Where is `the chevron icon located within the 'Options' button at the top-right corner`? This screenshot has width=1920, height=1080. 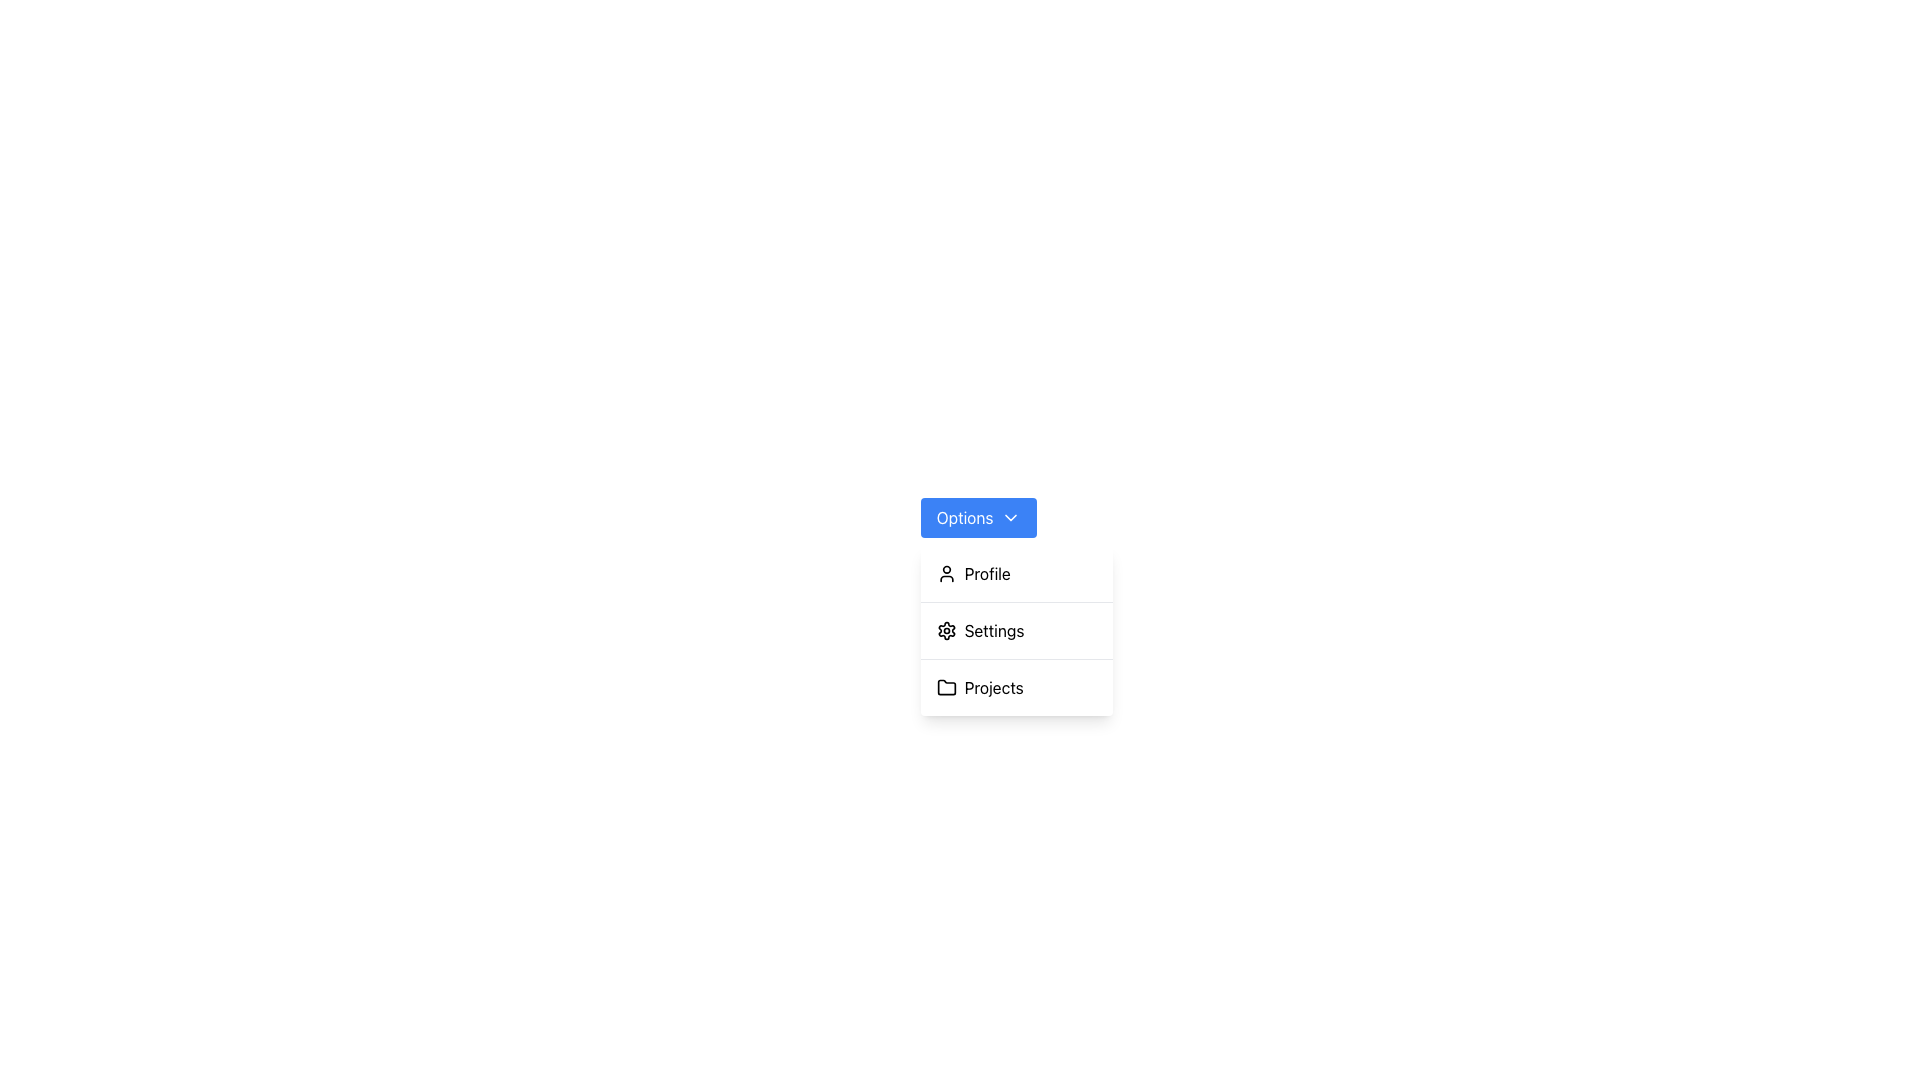 the chevron icon located within the 'Options' button at the top-right corner is located at coordinates (1011, 516).